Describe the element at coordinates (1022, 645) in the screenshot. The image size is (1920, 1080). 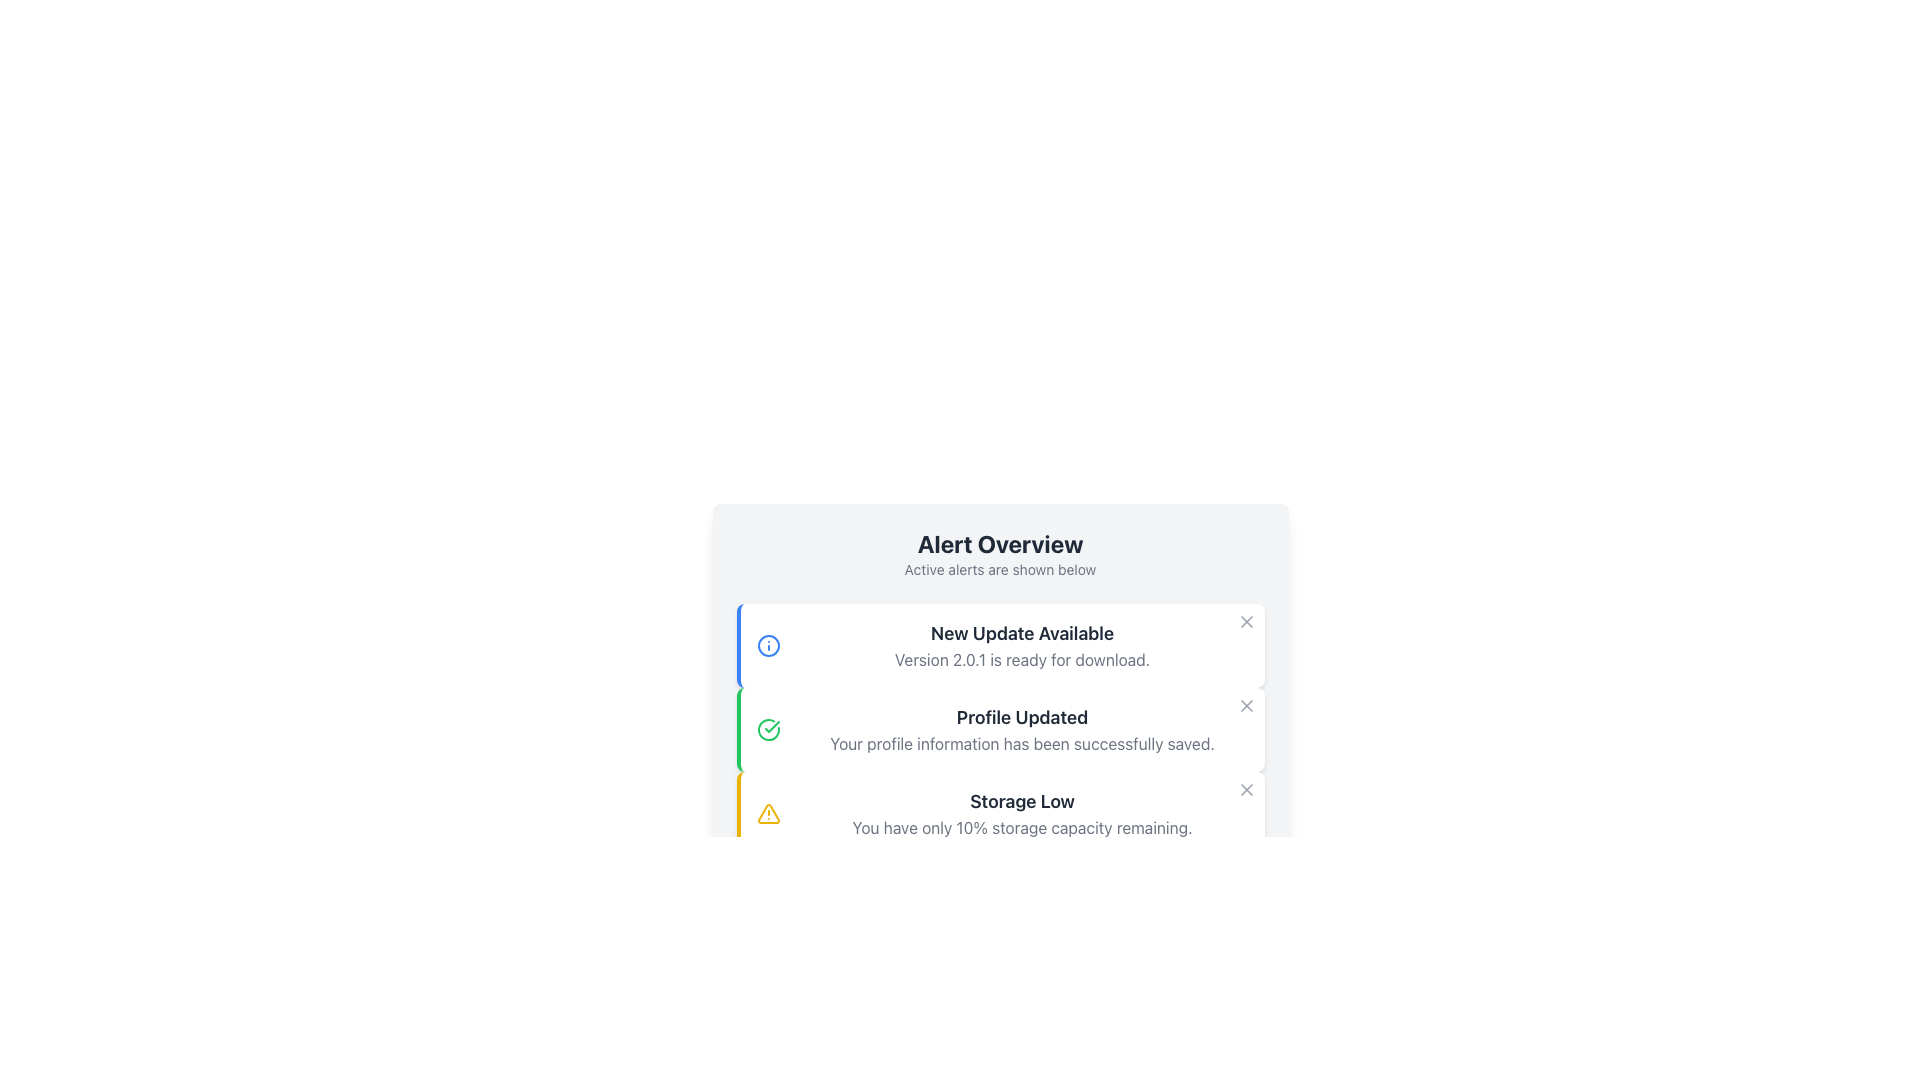
I see `the static text block displaying 'New Update Available' and 'Version 2.0.1 is ready for download', located in the second box of alert messages under 'Alert Overview'` at that location.